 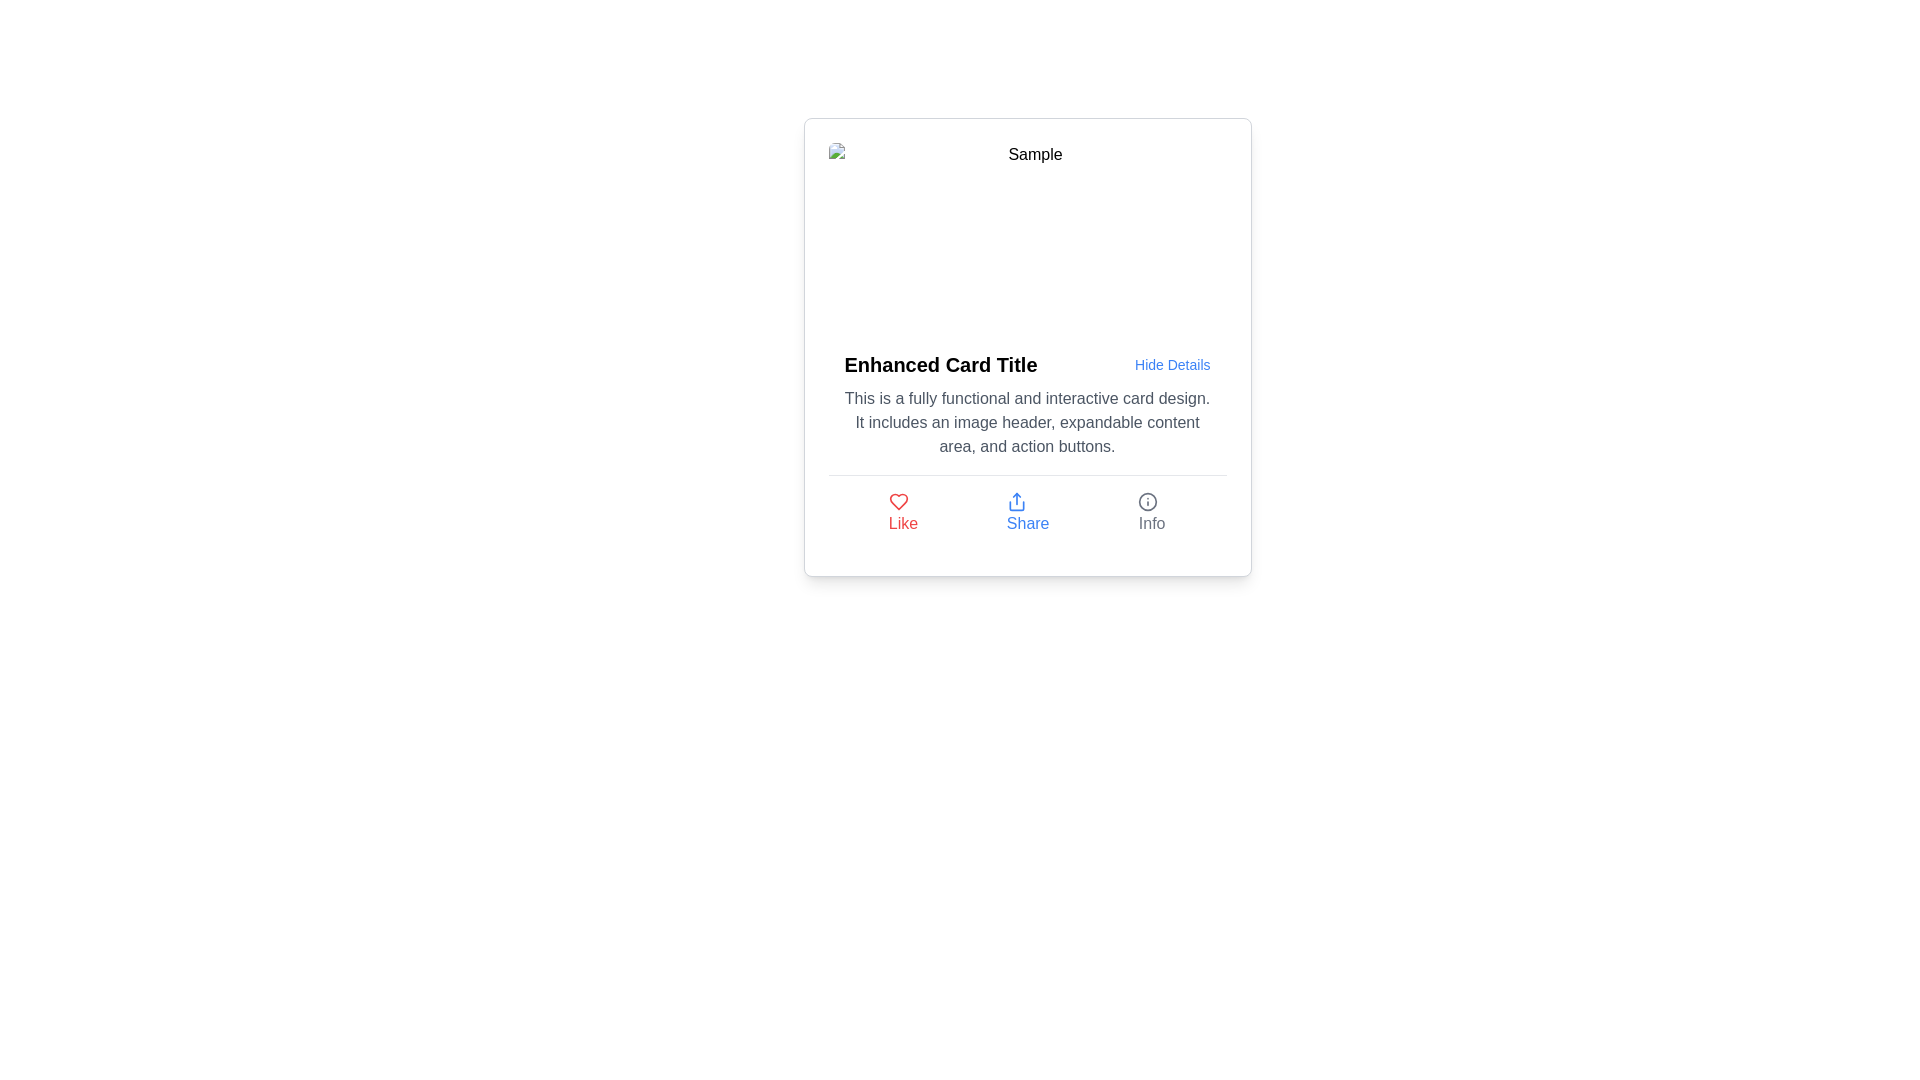 What do you see at coordinates (1152, 512) in the screenshot?
I see `the 'Info' button, which features a circular icon with an 'i' and is the rightmost button in a horizontal set of three at the bottom of a card layout` at bounding box center [1152, 512].